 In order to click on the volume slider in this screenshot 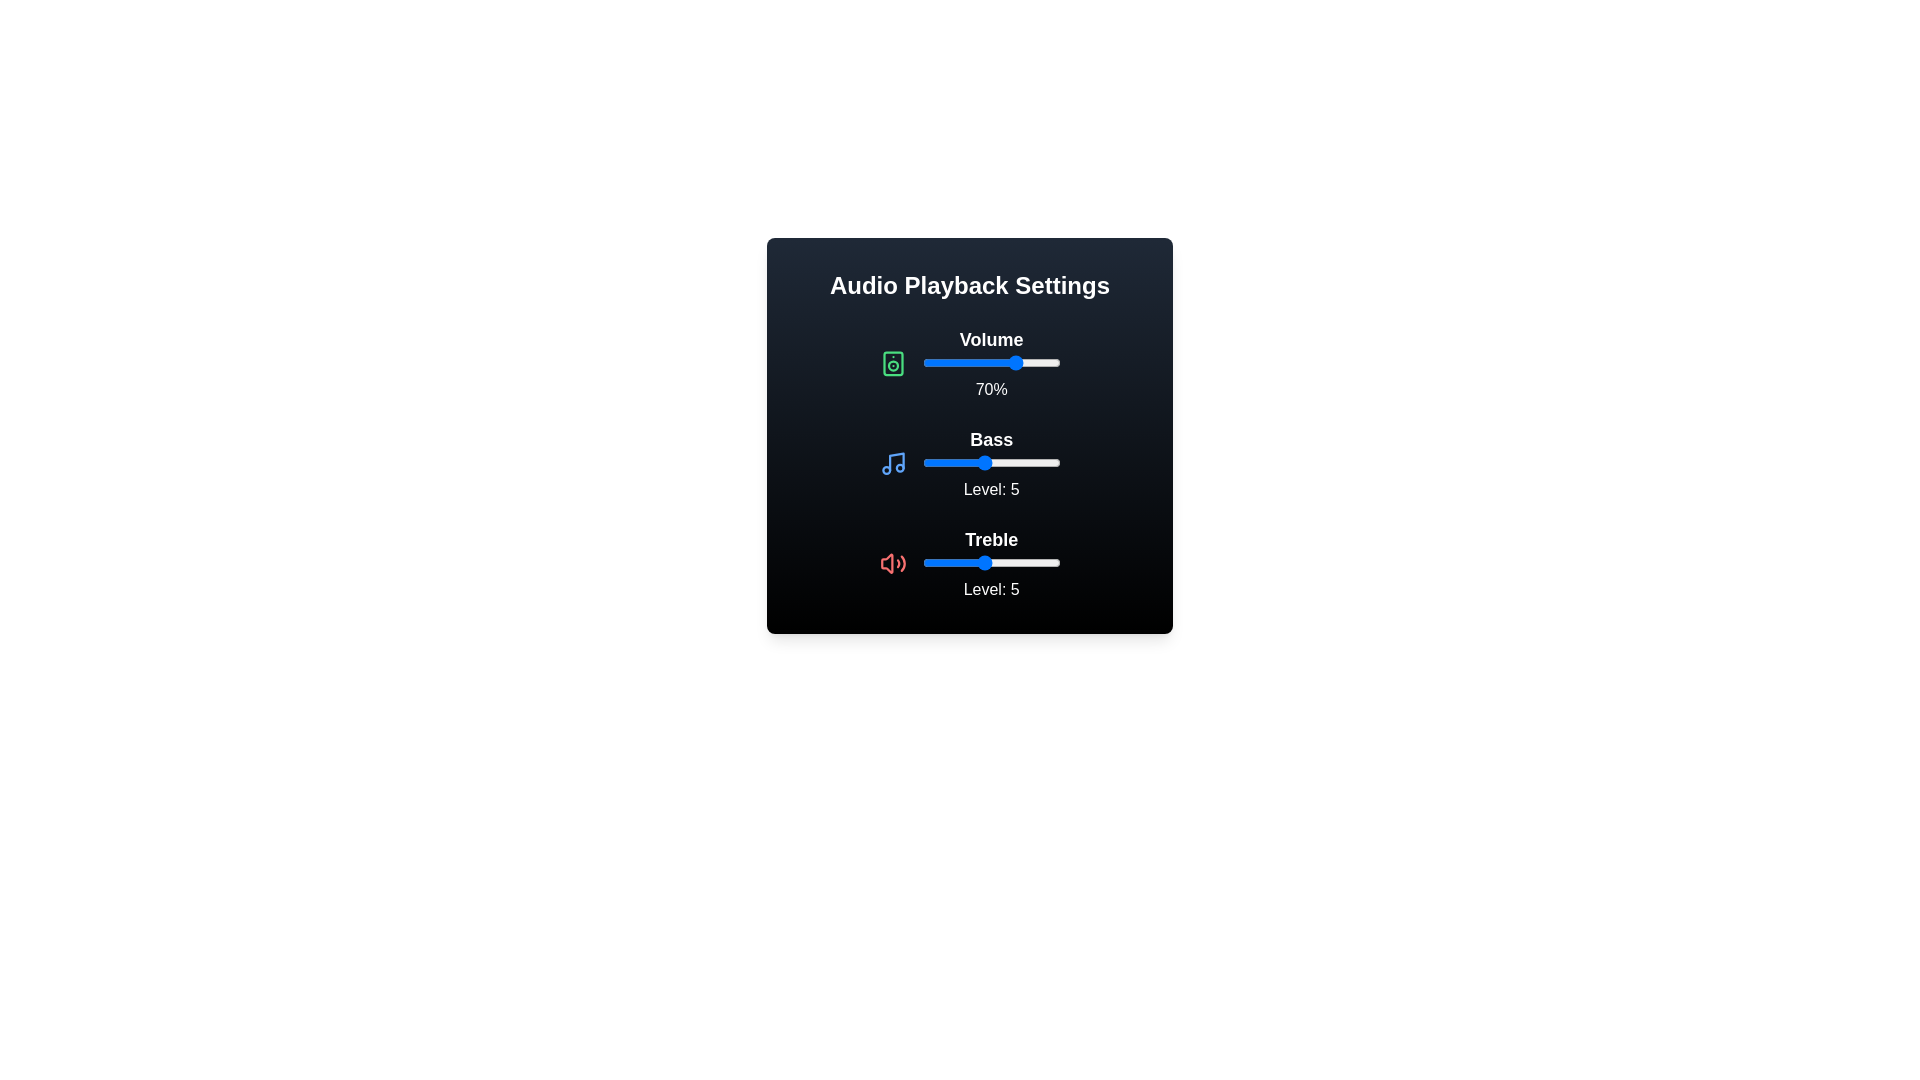, I will do `click(1049, 362)`.